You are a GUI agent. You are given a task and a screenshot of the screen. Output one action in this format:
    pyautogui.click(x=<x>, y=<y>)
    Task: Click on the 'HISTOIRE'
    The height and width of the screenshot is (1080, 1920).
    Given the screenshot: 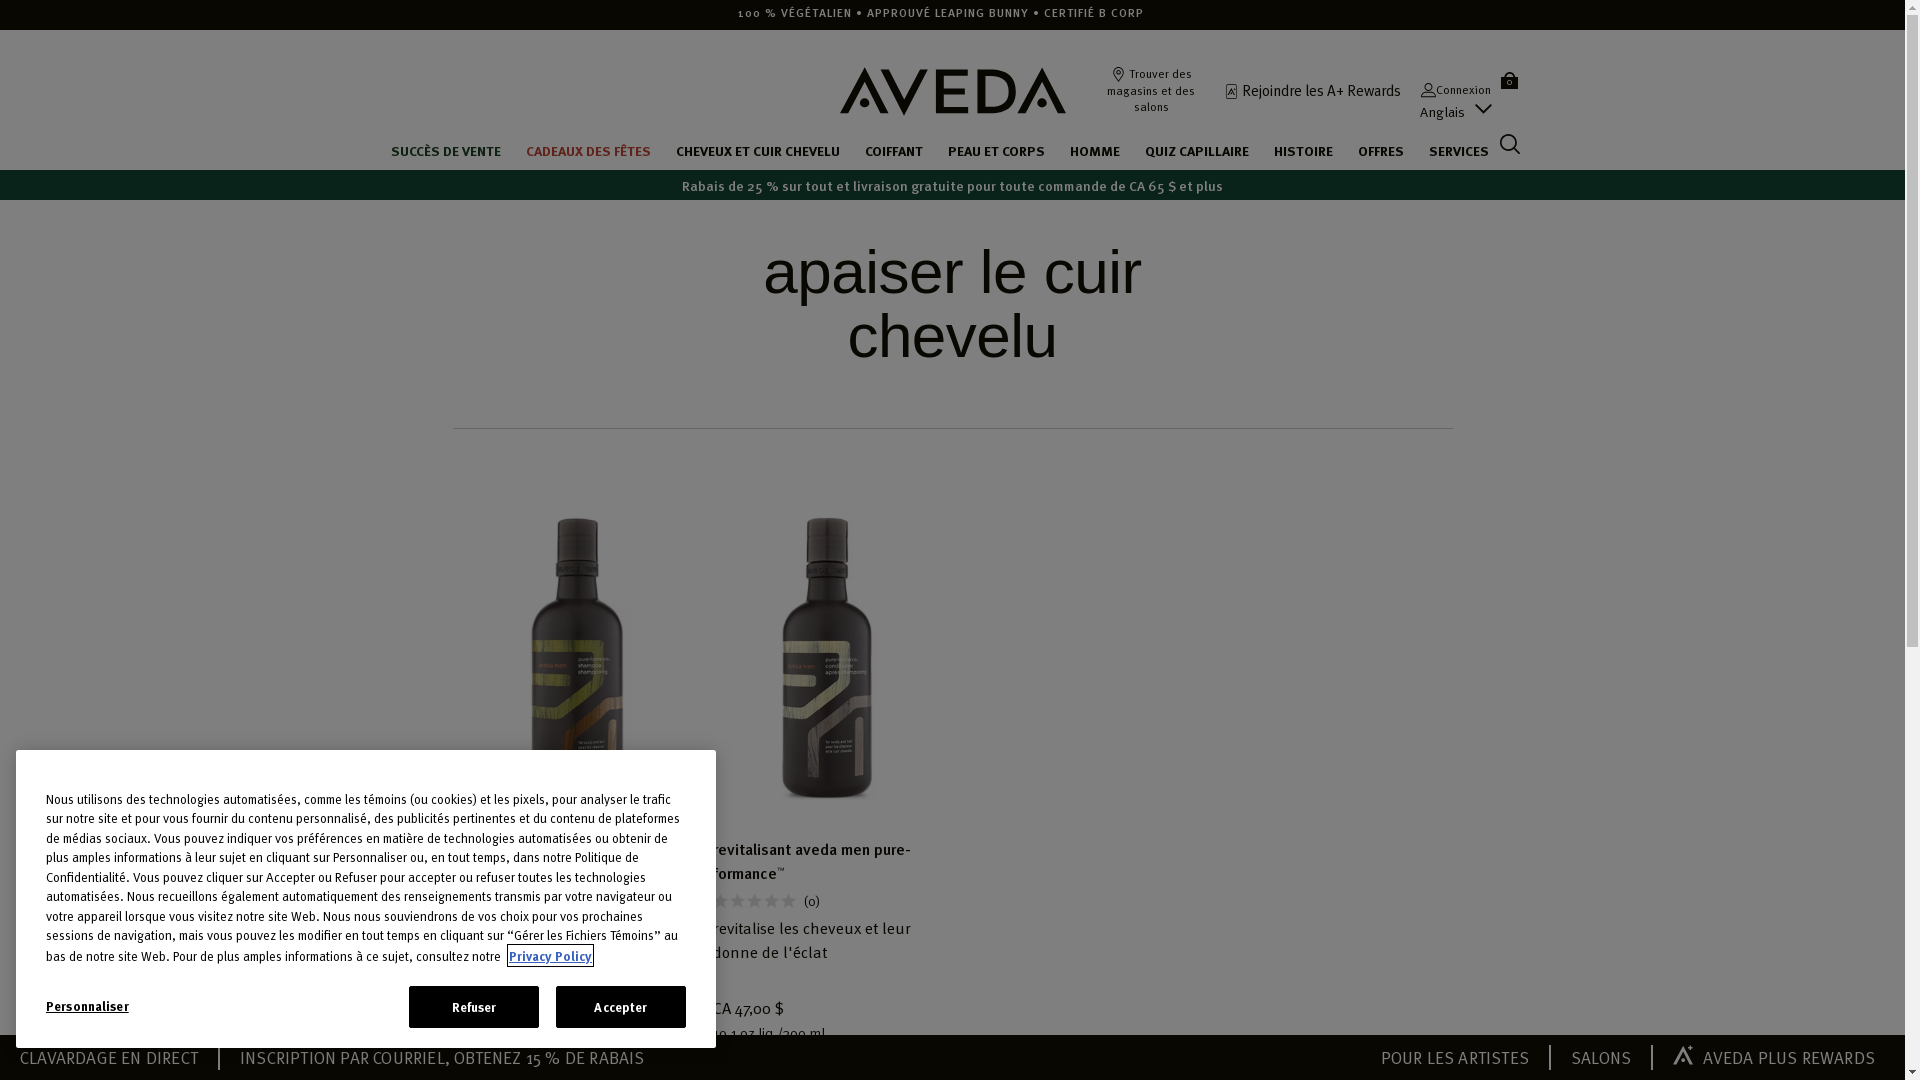 What is the action you would take?
    pyautogui.click(x=1272, y=149)
    